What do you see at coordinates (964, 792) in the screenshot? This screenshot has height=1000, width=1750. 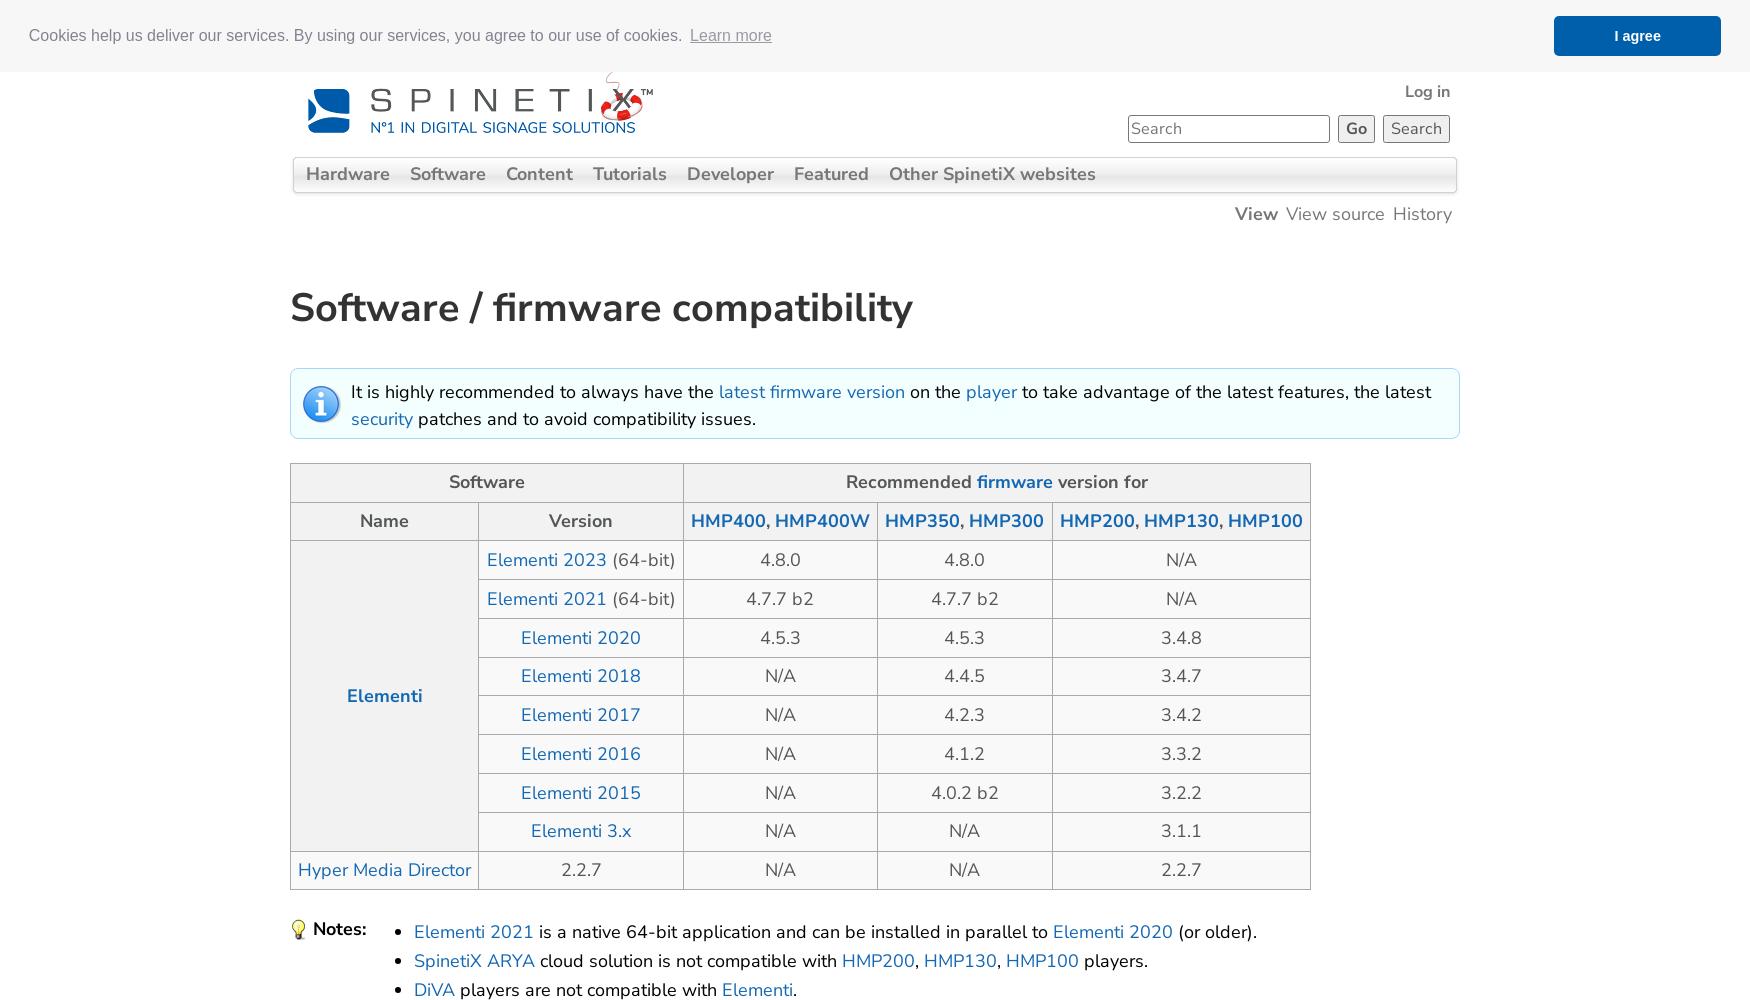 I see `'4.0.2 b2'` at bounding box center [964, 792].